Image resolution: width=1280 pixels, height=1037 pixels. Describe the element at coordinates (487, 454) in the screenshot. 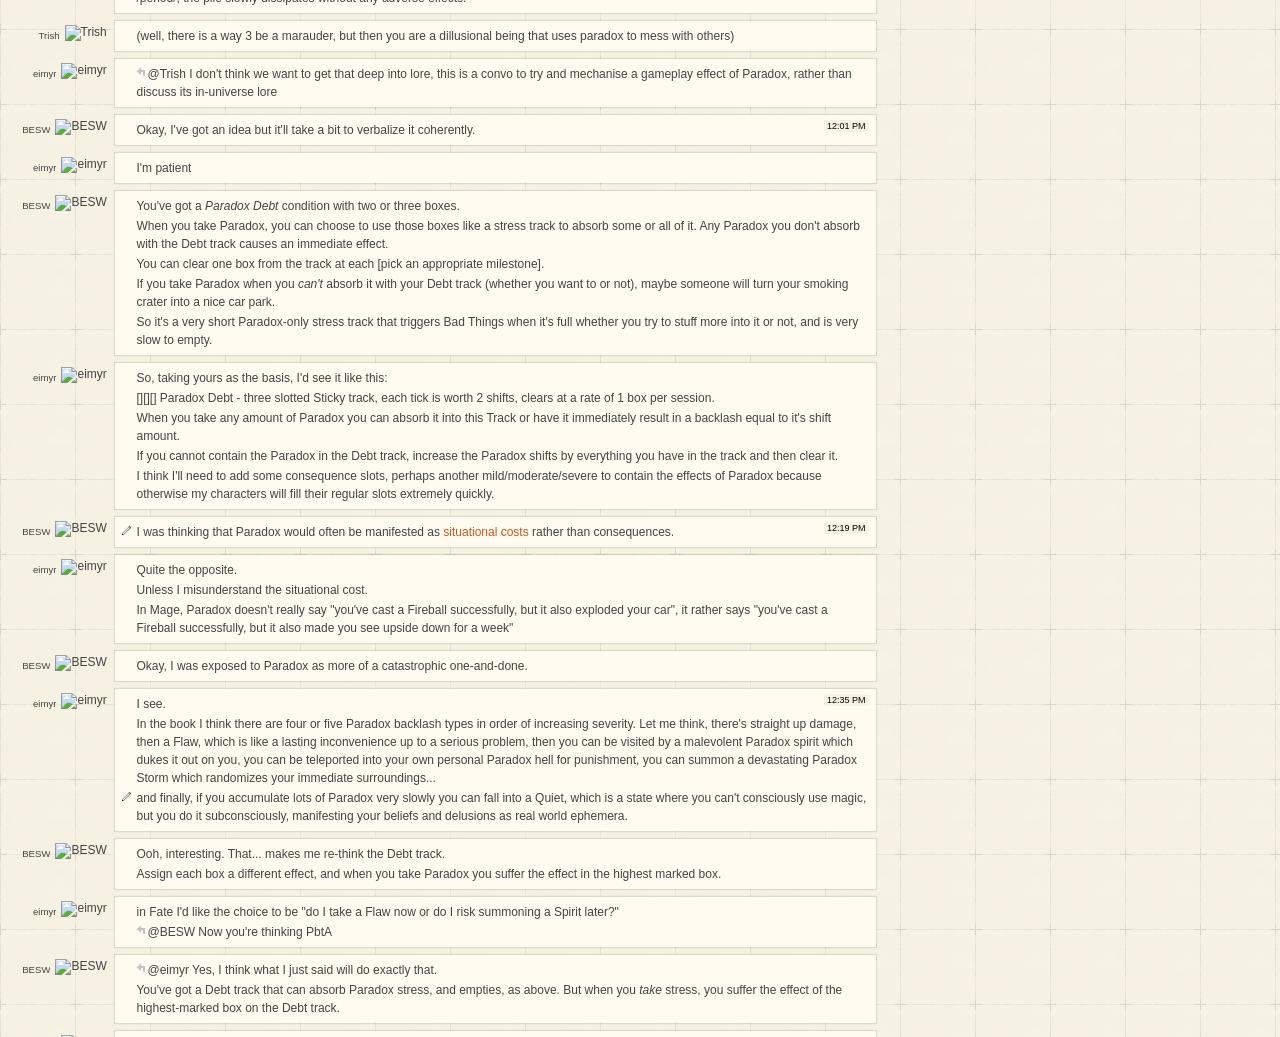

I see `'If you cannot contain the Paradox in the Debt track, increase the Paradox shifts by everything you have in the track and then clear it.'` at that location.